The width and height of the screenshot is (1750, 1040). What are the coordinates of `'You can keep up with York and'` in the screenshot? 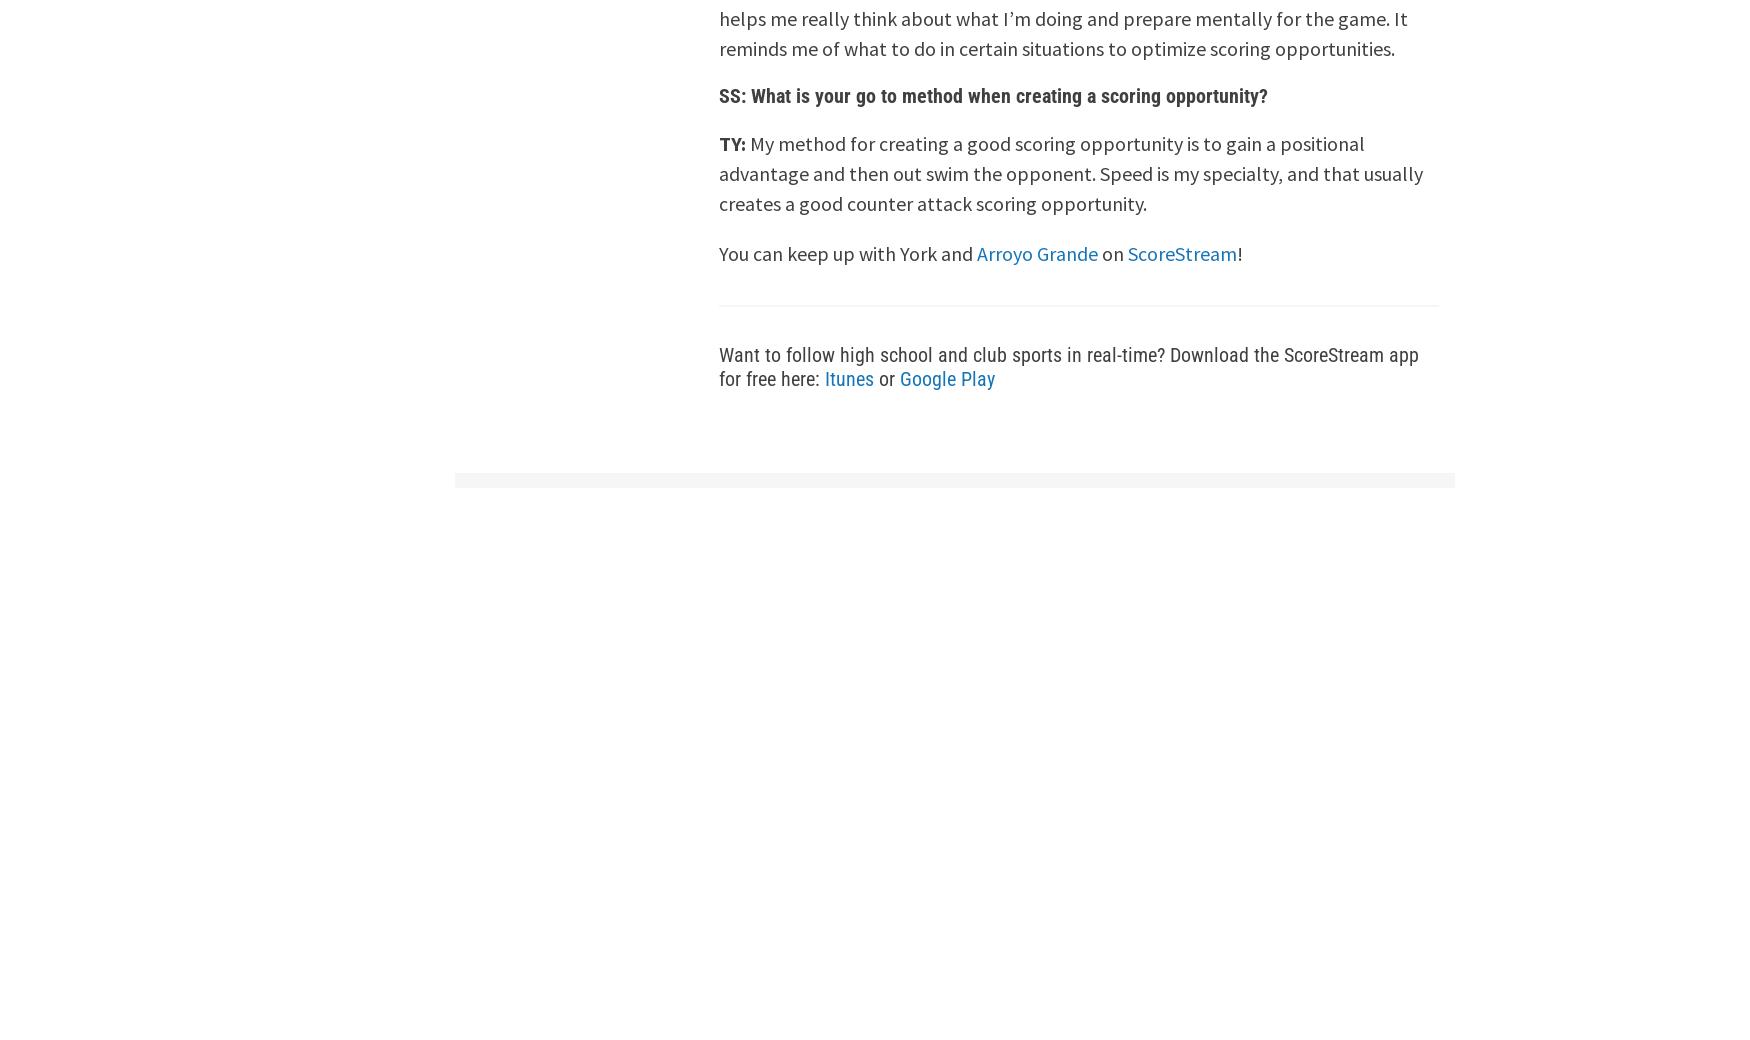 It's located at (848, 253).